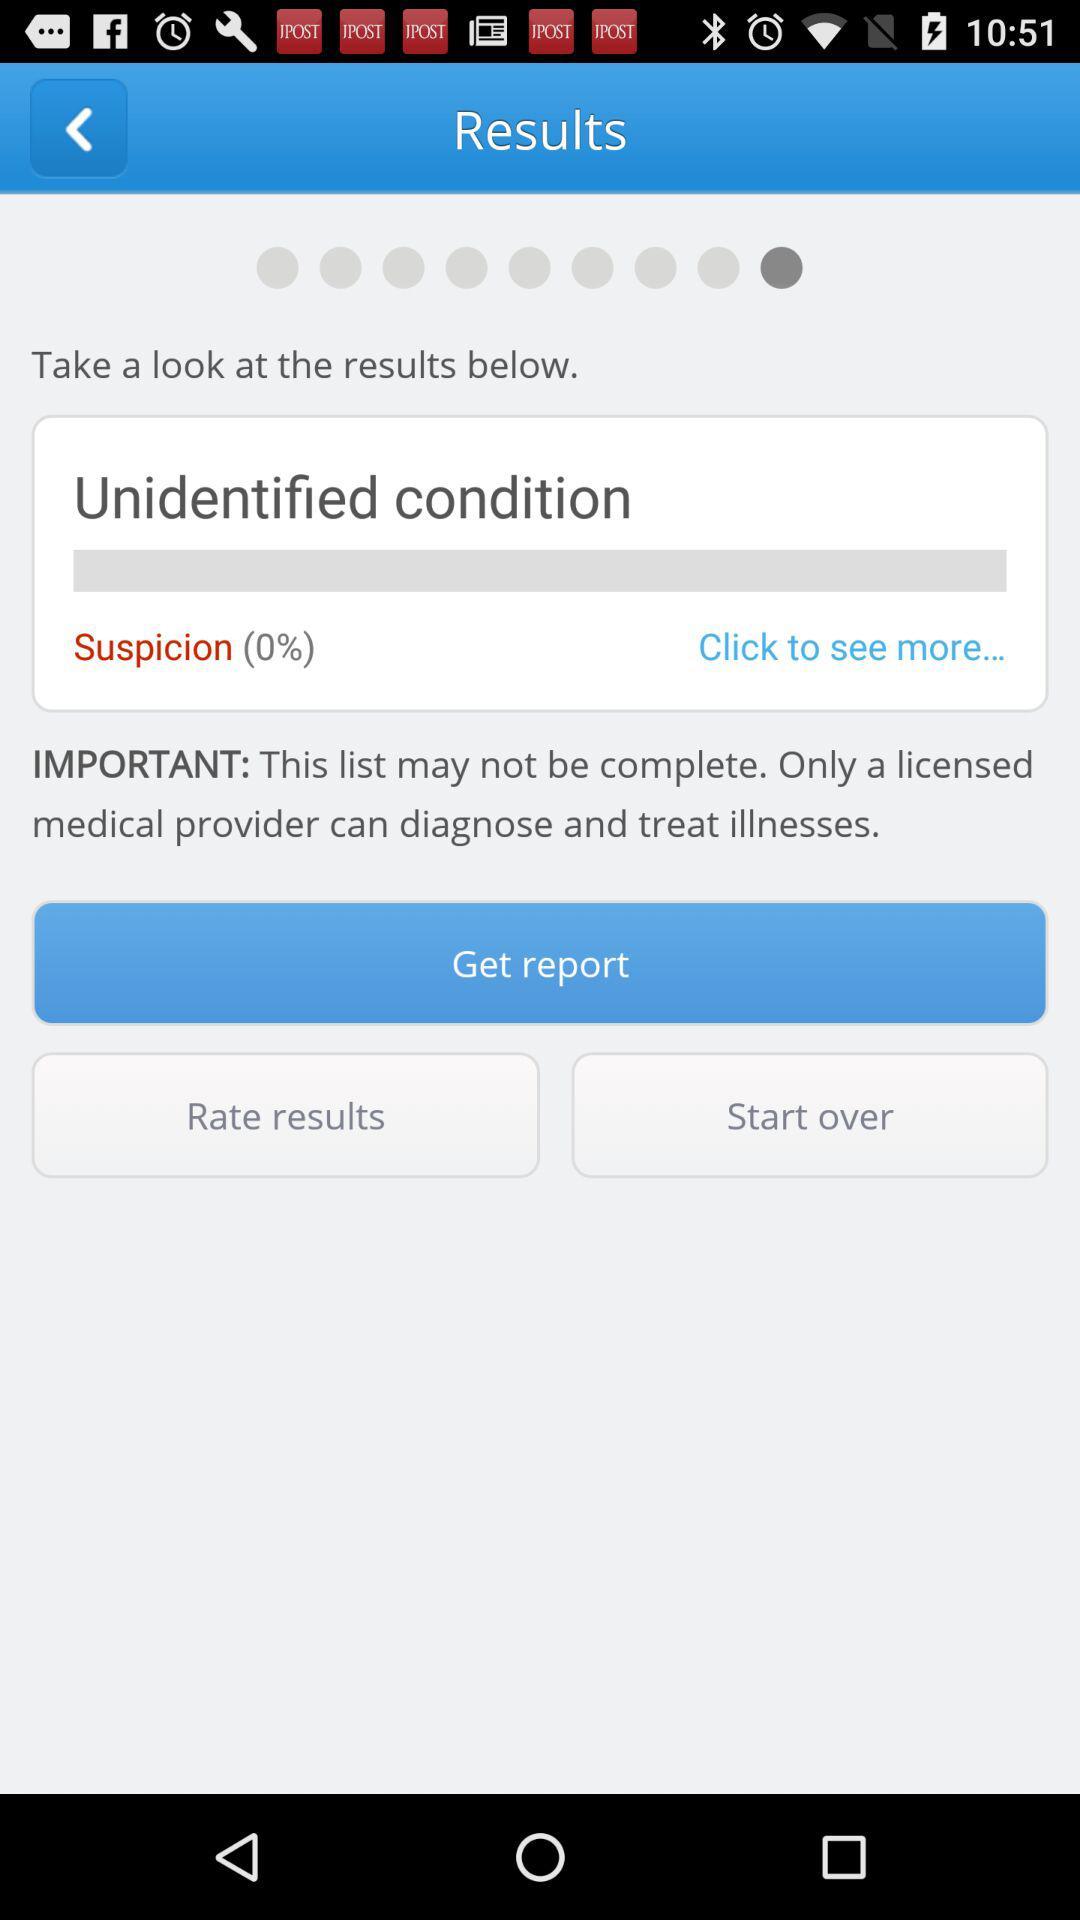 The image size is (1080, 1920). I want to click on start over, so click(810, 1113).